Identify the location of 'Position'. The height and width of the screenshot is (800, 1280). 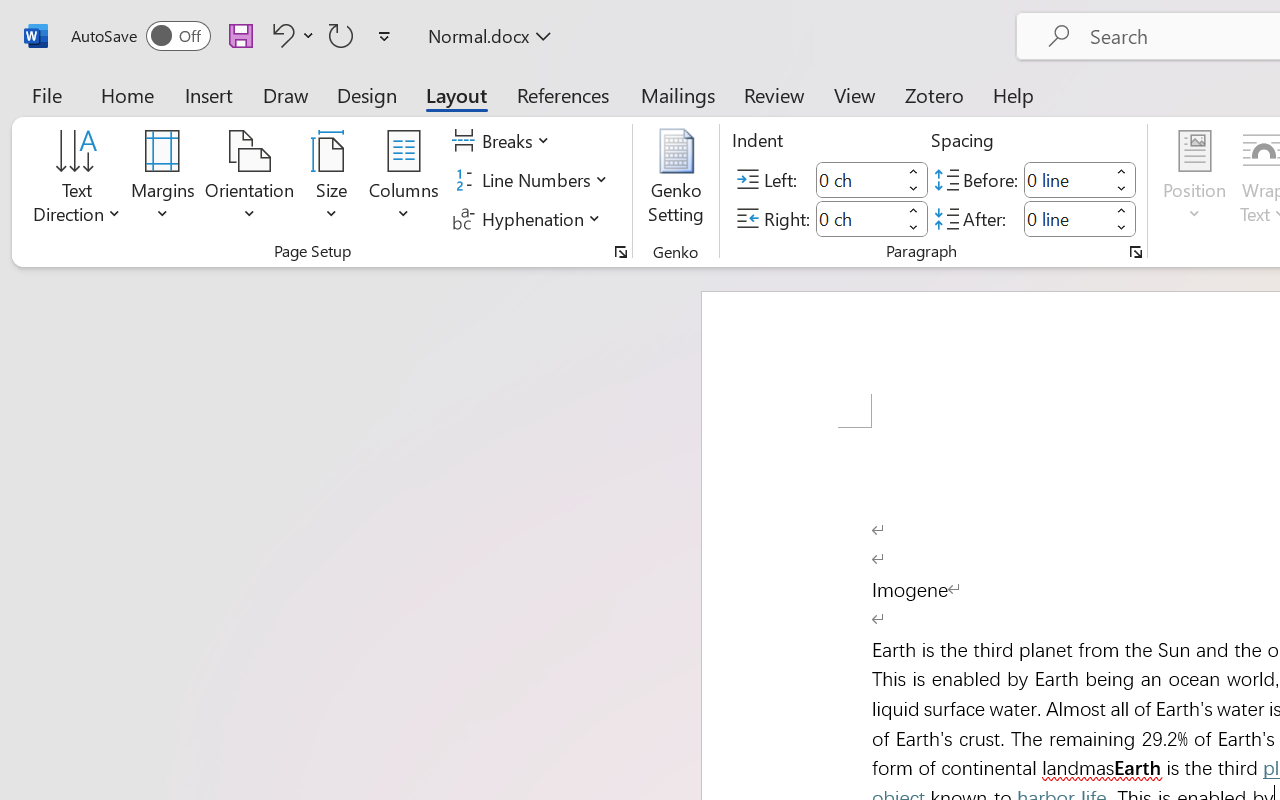
(1194, 179).